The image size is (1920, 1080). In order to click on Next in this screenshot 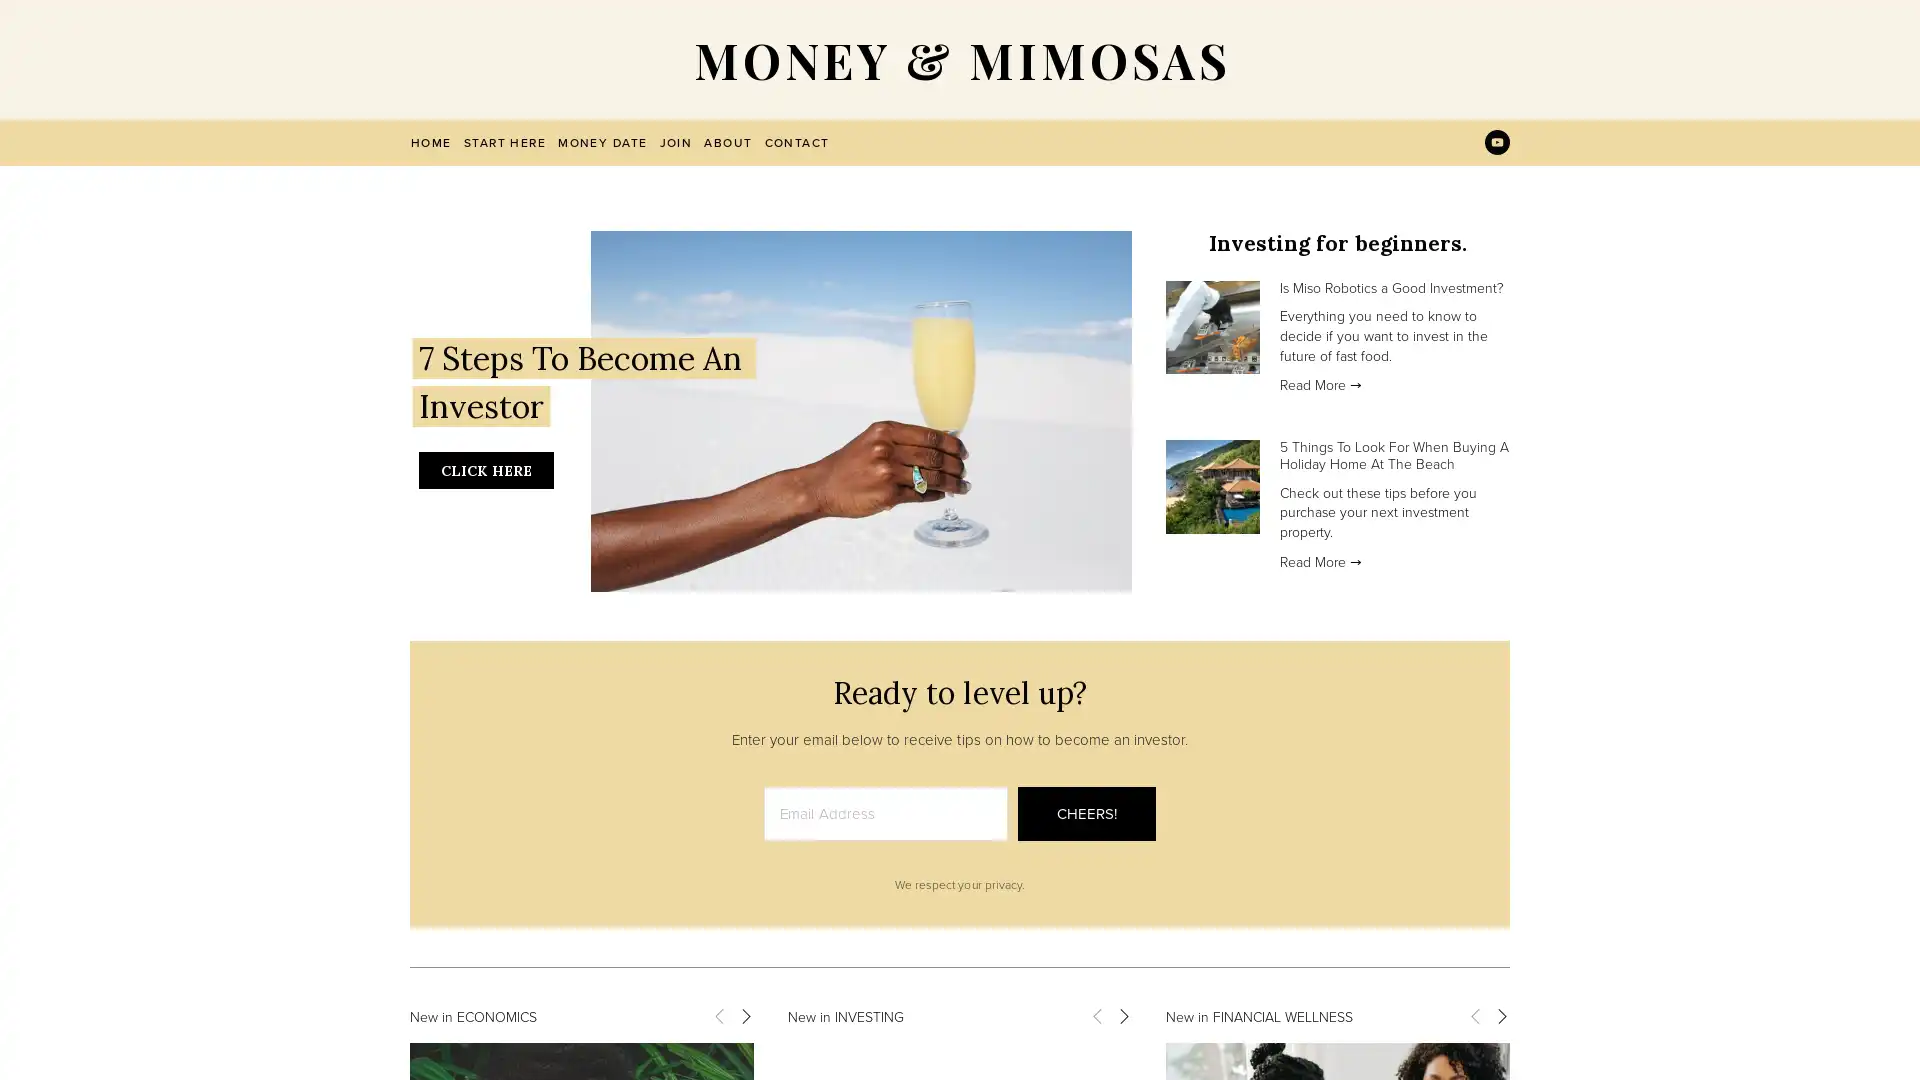, I will do `click(743, 1014)`.